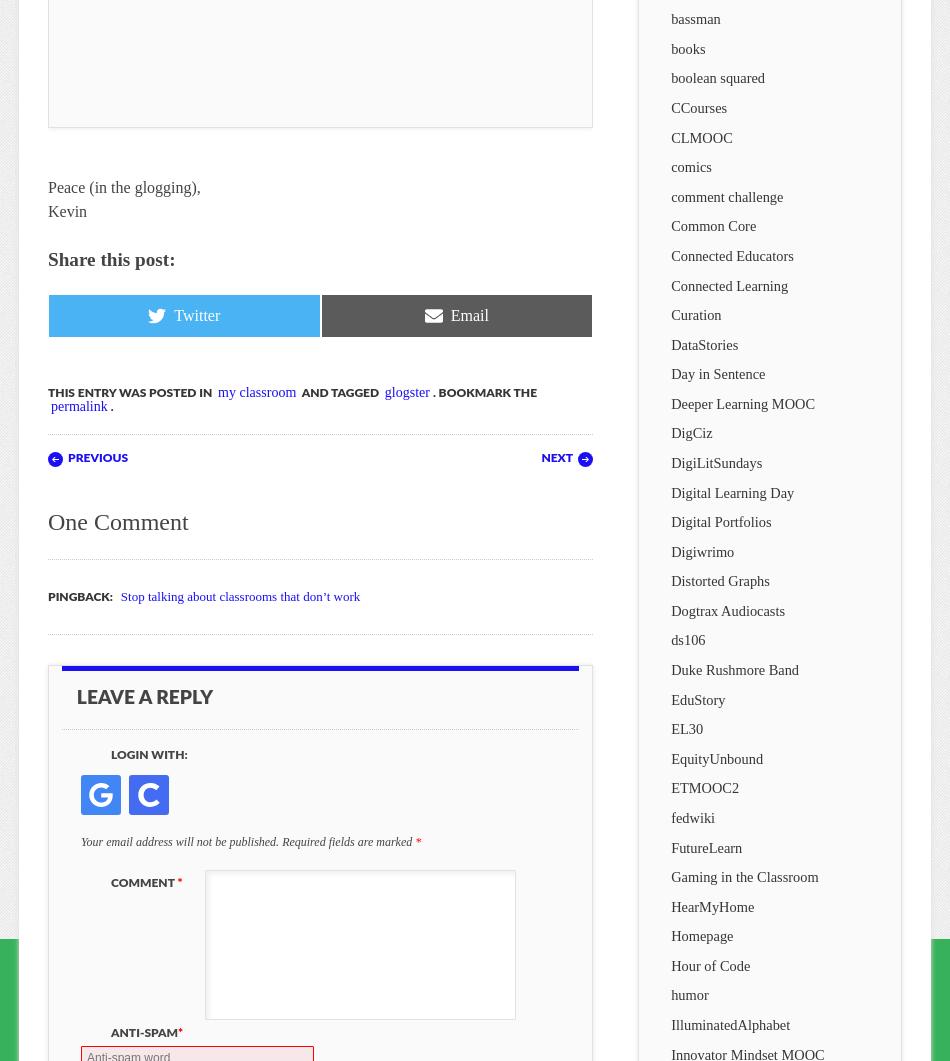  Describe the element at coordinates (670, 402) in the screenshot. I see `'Deeper Learning MOOC'` at that location.